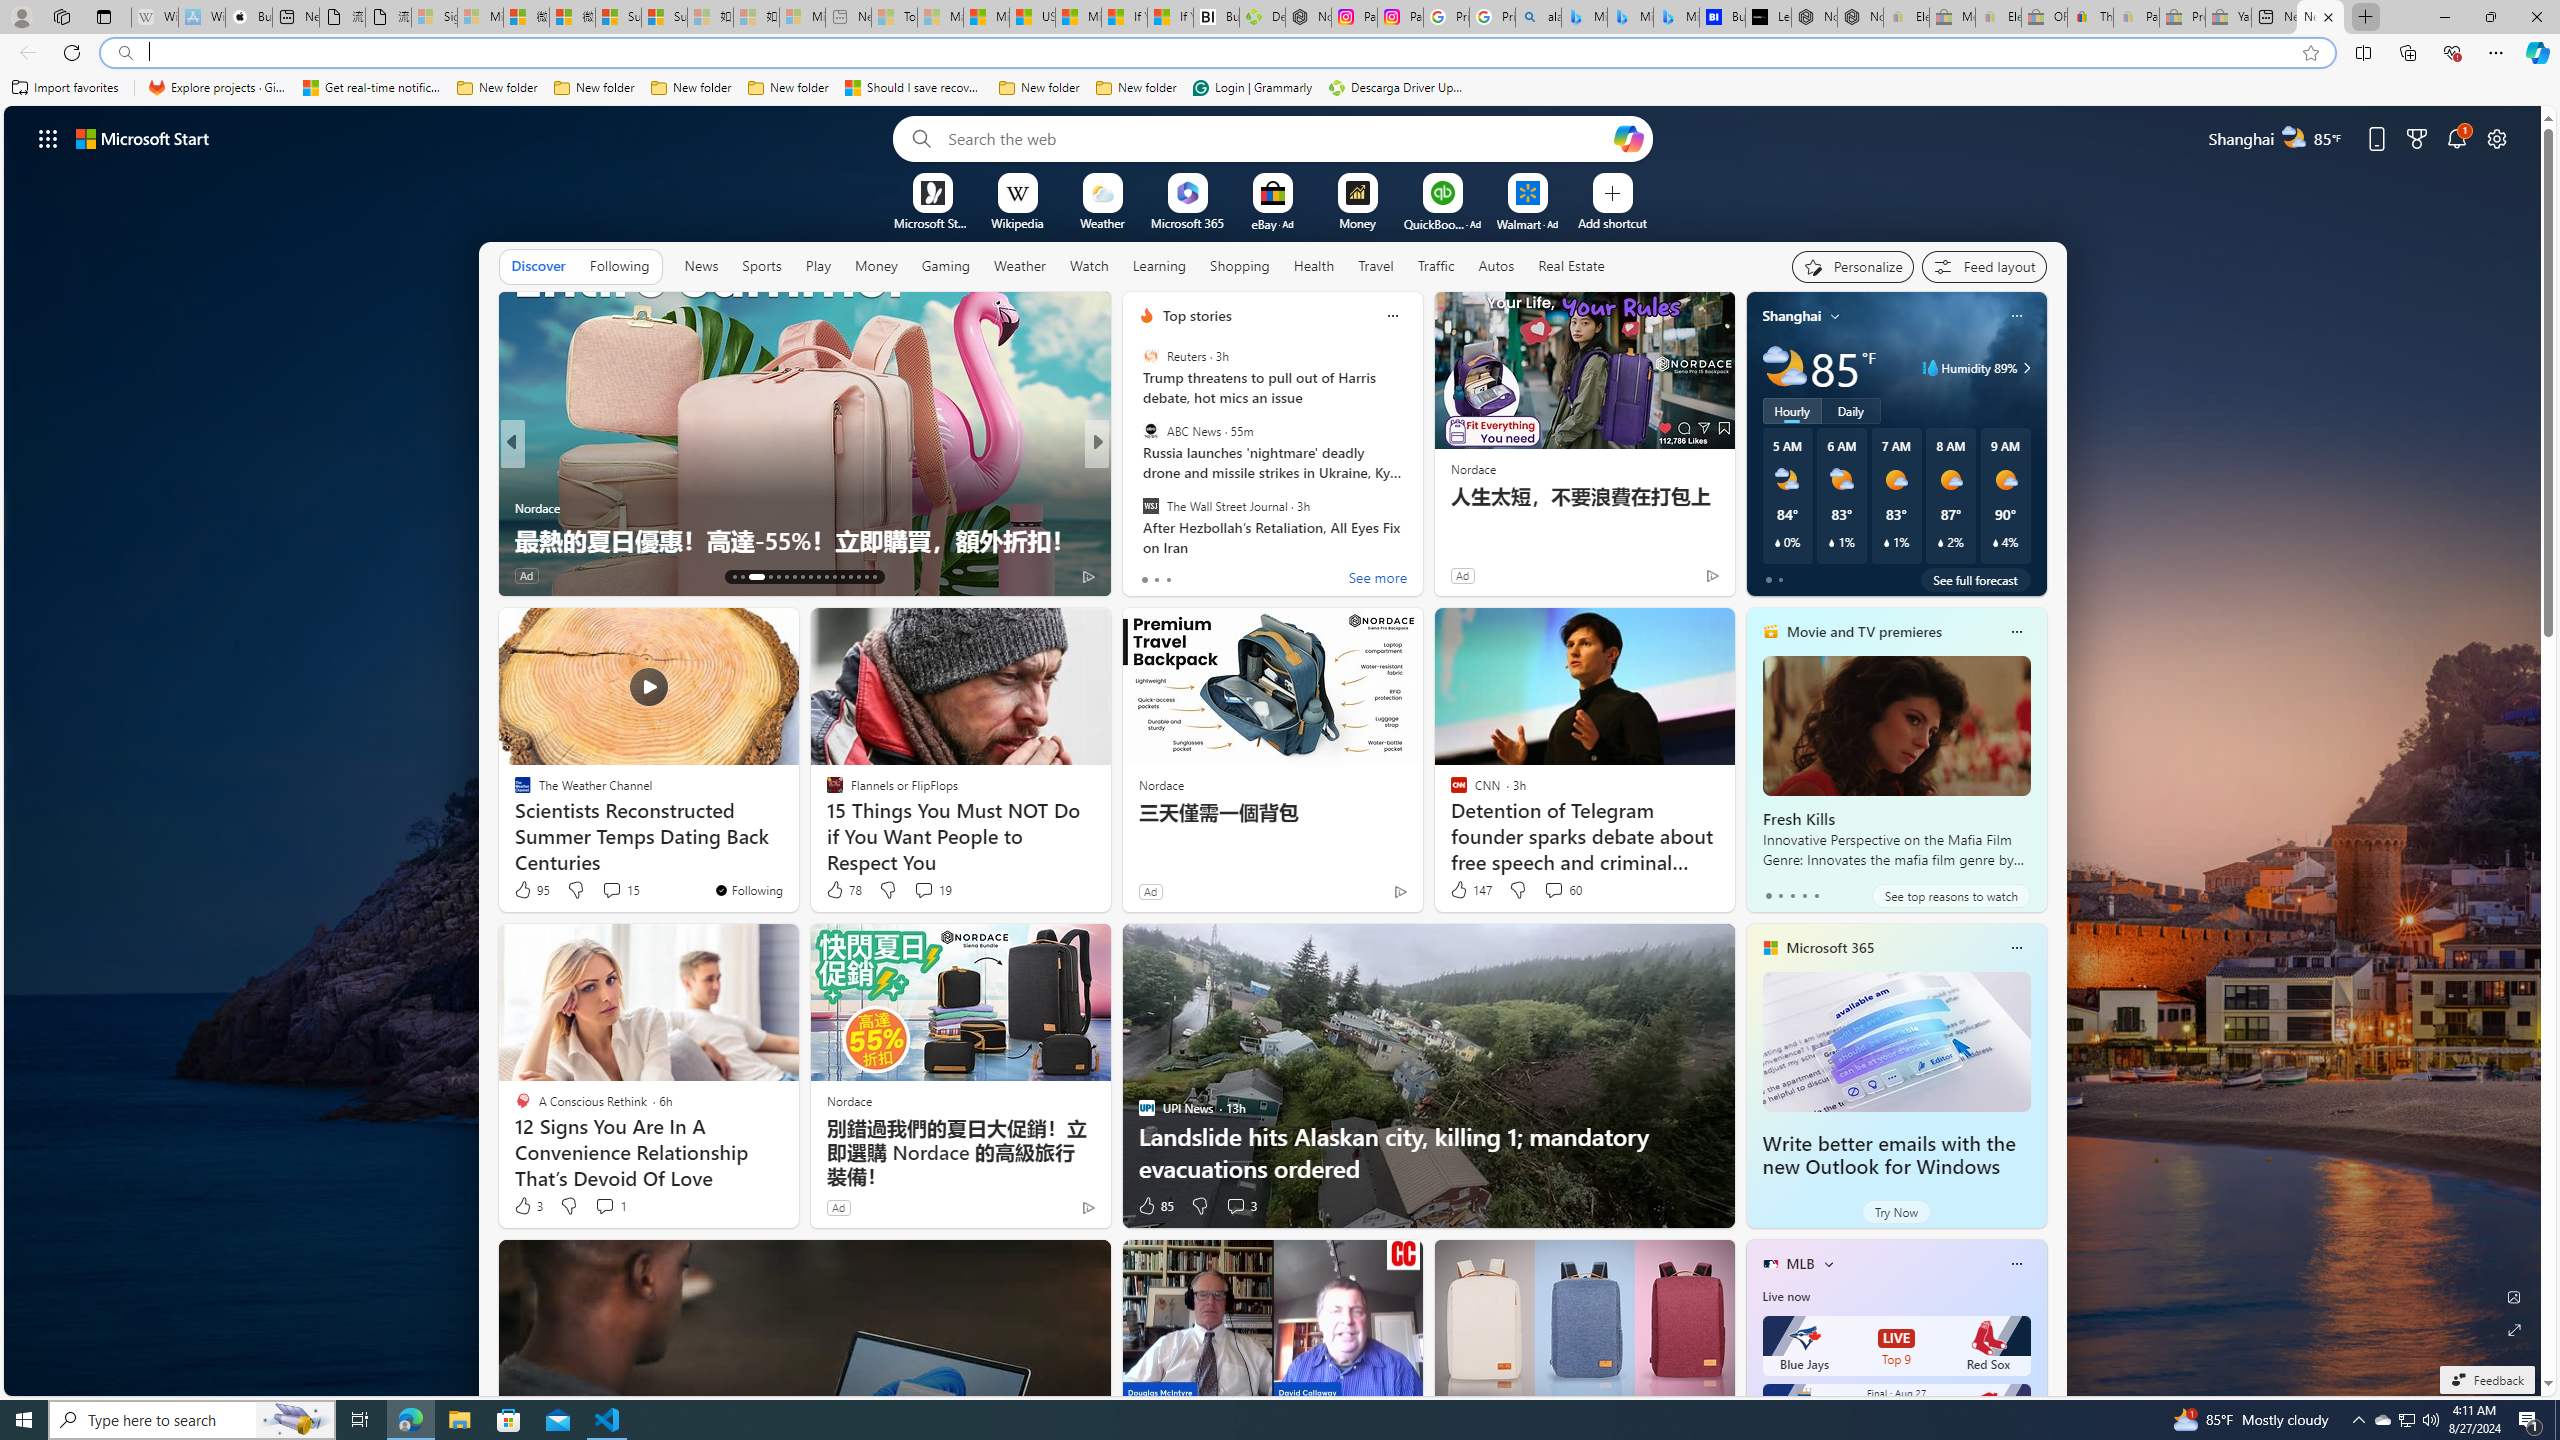  What do you see at coordinates (1418, 524) in the screenshot?
I see `'Chicago, other Midwest cities on alert for excessive heat'` at bounding box center [1418, 524].